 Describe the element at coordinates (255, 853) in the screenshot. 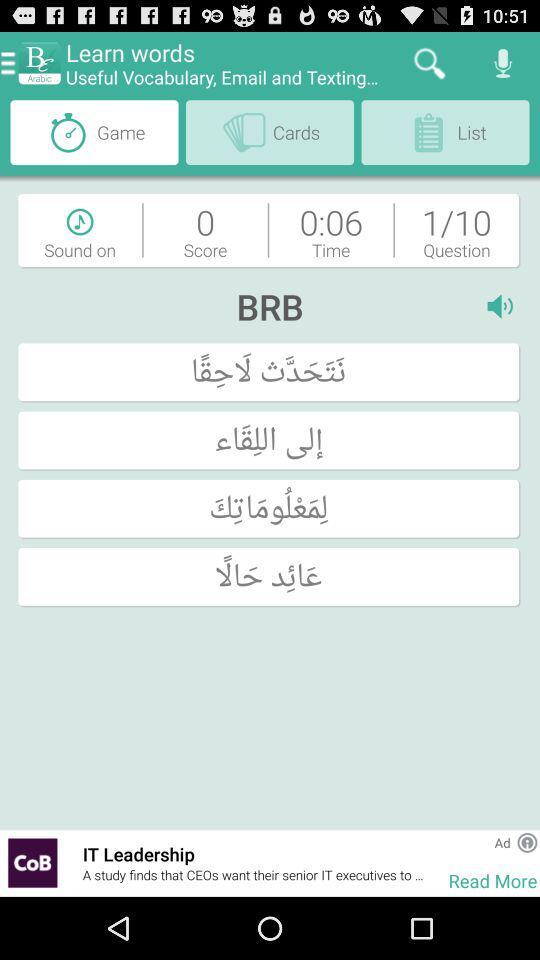

I see `the item above a study finds item` at that location.